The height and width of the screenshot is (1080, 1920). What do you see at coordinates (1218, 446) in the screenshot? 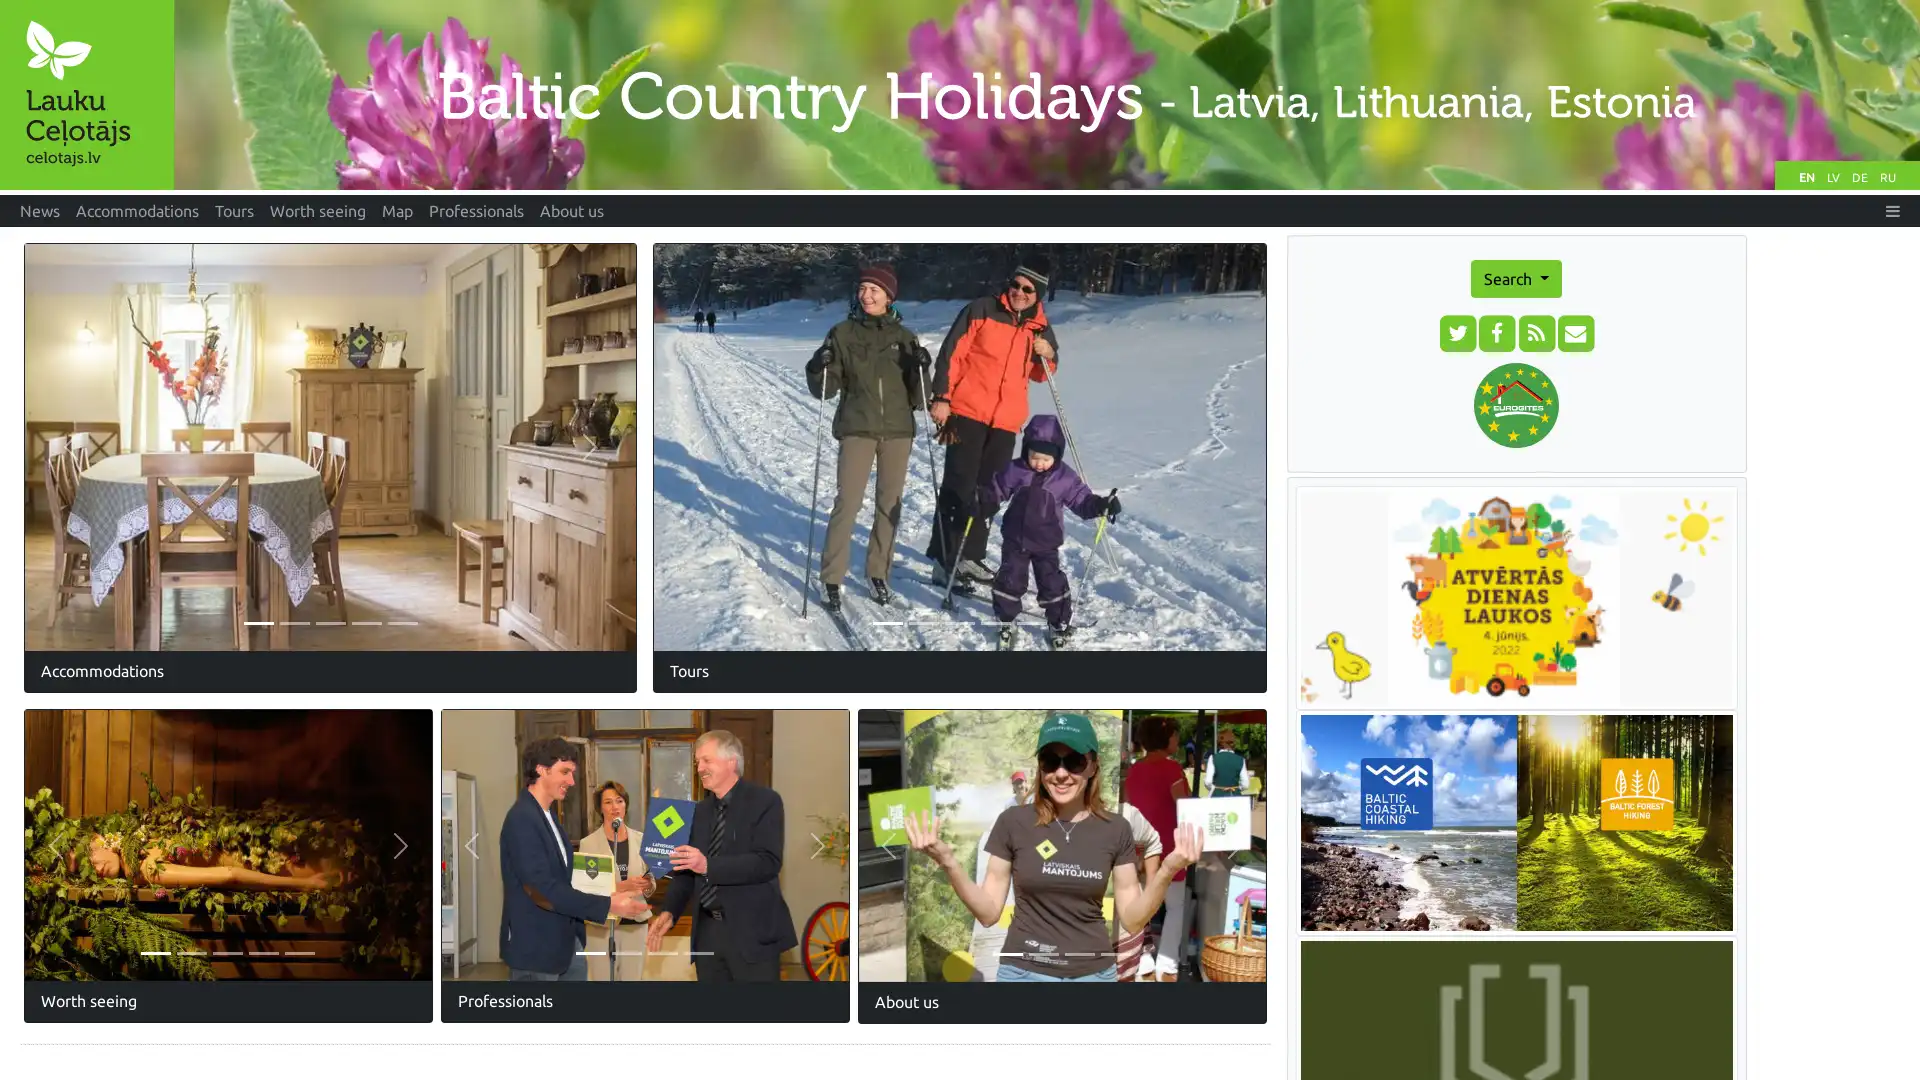
I see `Next` at bounding box center [1218, 446].